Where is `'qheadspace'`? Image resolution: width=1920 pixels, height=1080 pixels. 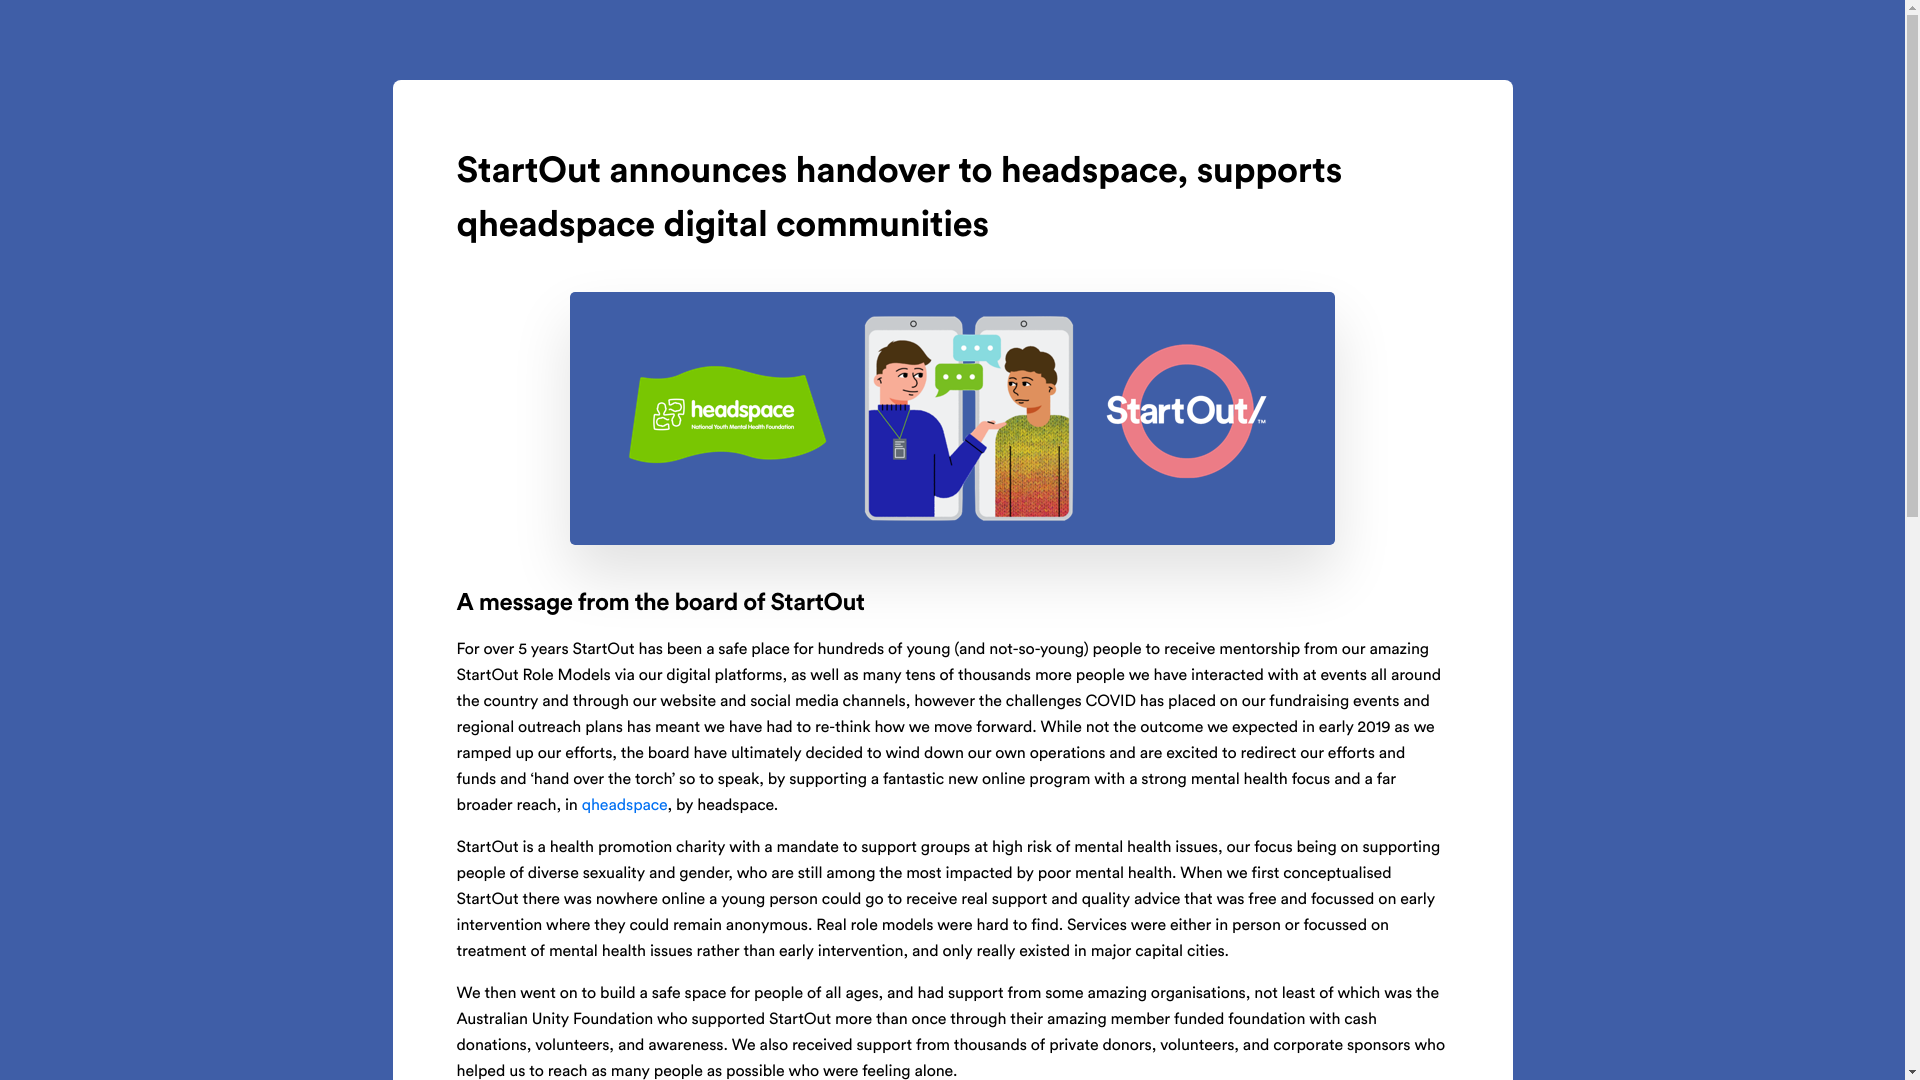
'qheadspace' is located at coordinates (580, 805).